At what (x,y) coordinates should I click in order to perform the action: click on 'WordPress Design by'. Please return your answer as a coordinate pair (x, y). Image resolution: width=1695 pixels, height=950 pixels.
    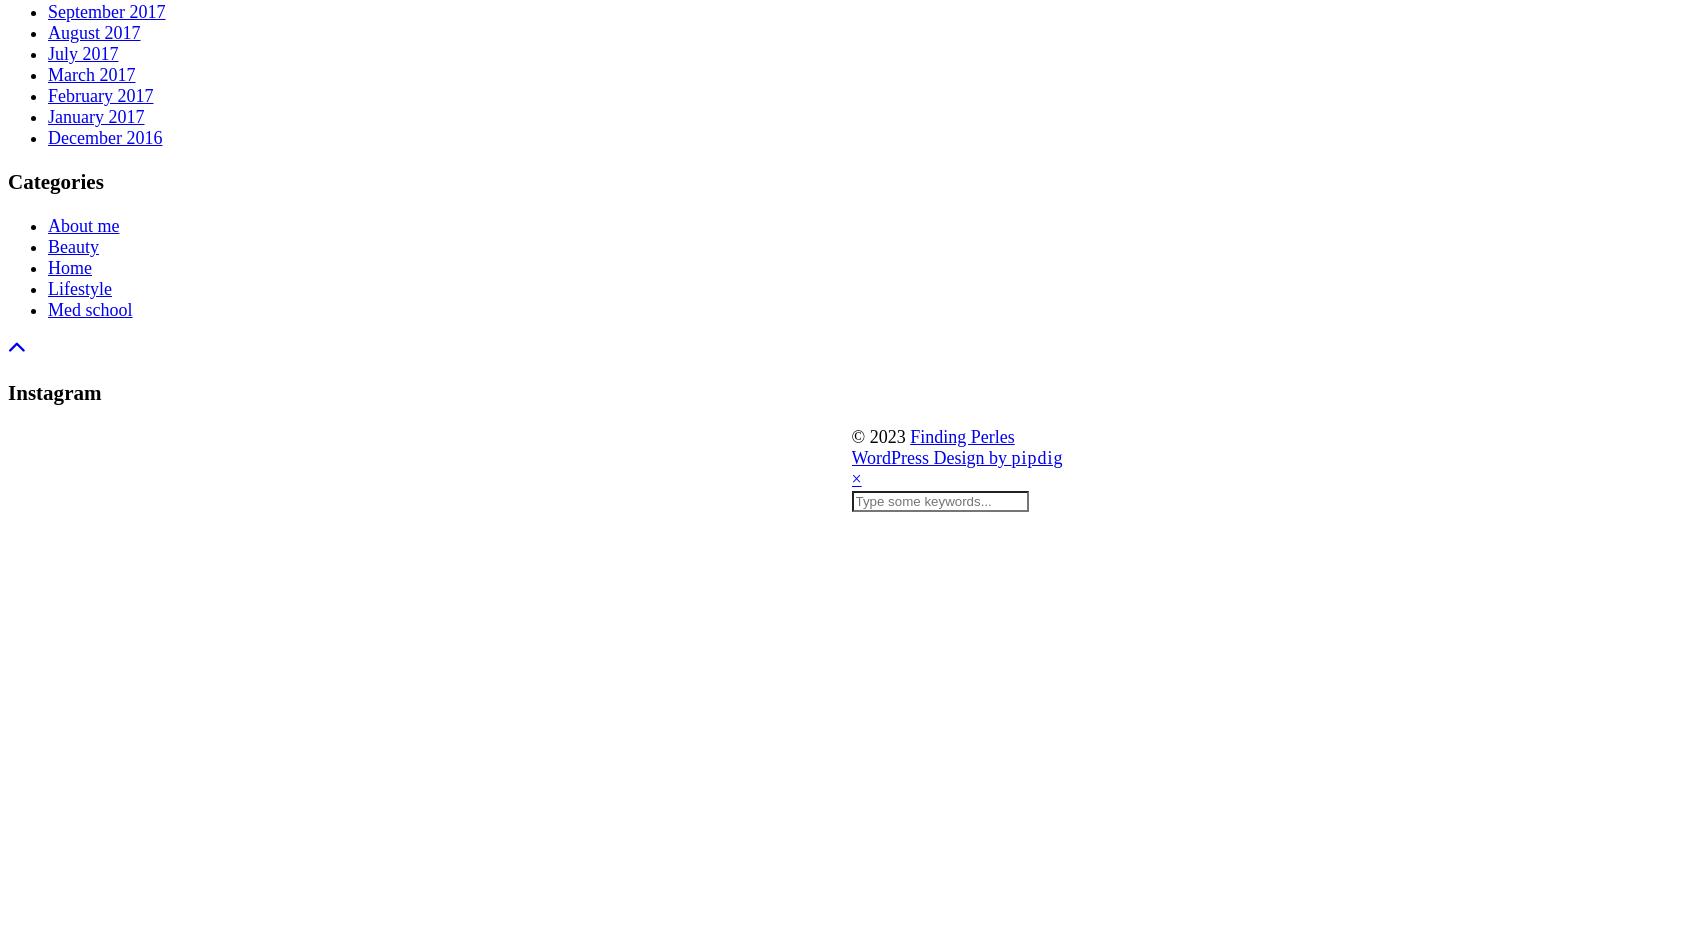
    Looking at the image, I should click on (931, 456).